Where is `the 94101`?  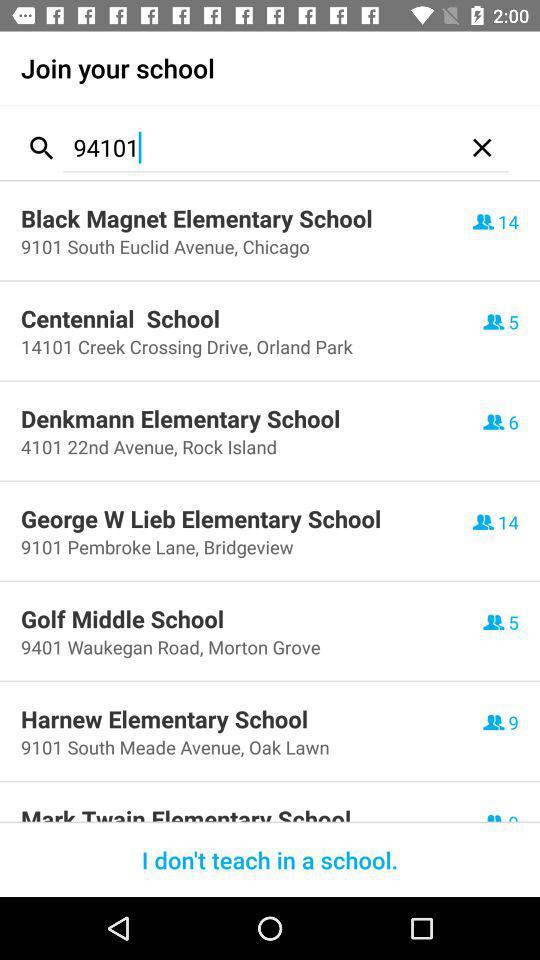 the 94101 is located at coordinates (259, 146).